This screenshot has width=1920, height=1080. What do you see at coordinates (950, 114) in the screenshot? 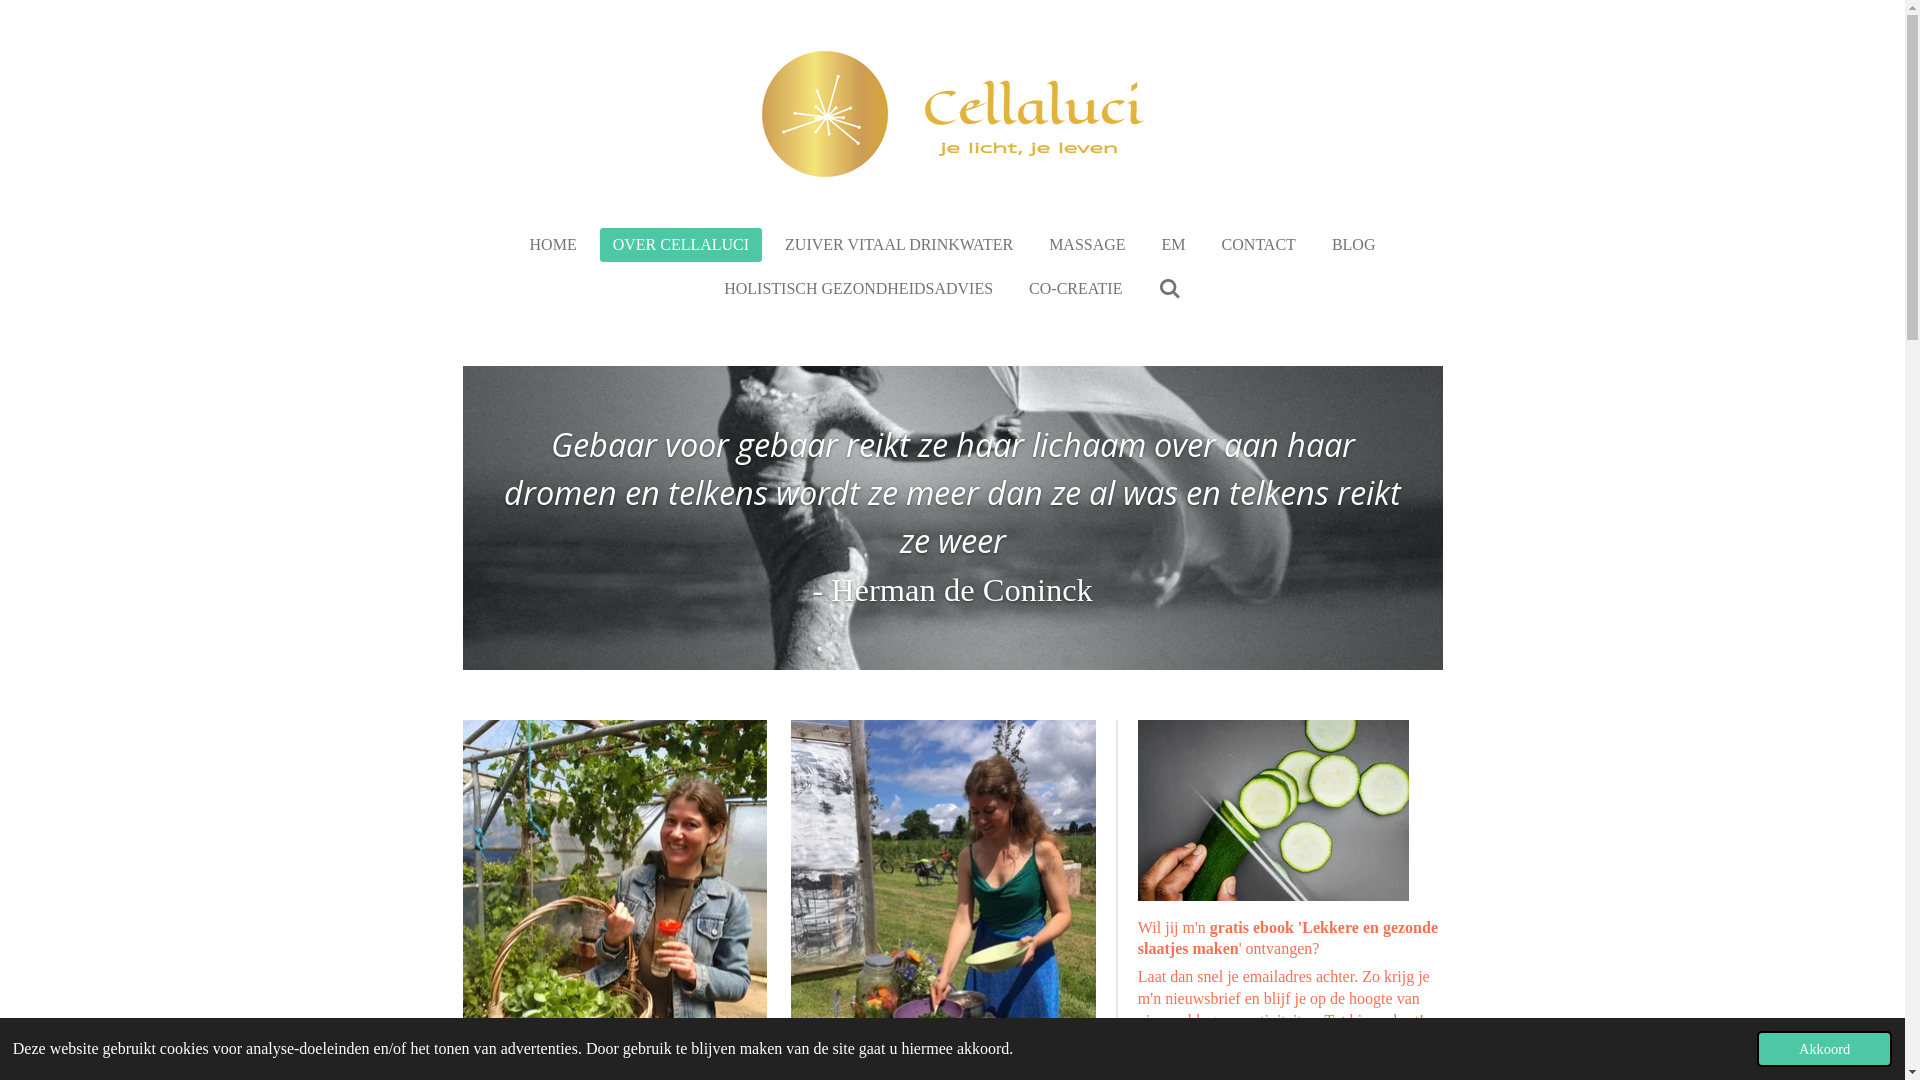
I see `'Cellaluci.be'` at bounding box center [950, 114].